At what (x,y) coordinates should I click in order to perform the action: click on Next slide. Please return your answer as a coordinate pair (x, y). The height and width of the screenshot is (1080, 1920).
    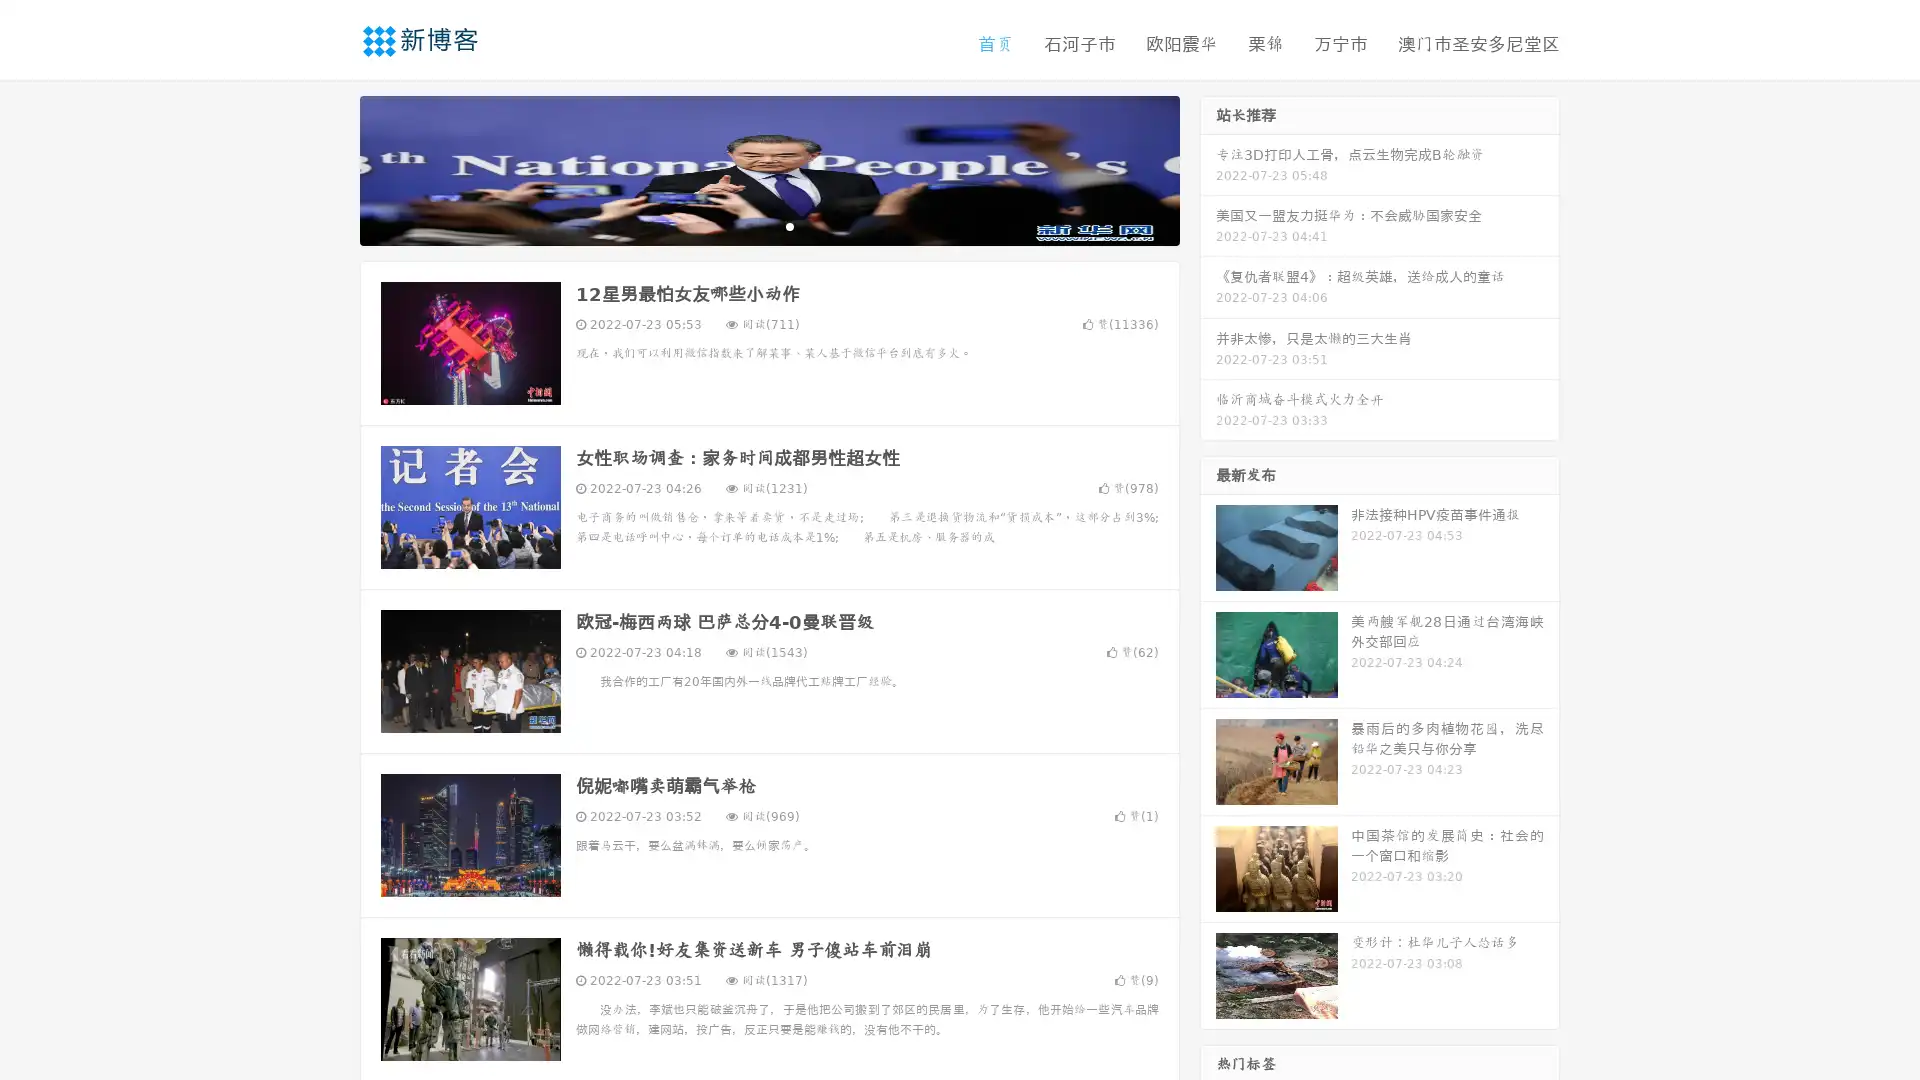
    Looking at the image, I should click on (1208, 168).